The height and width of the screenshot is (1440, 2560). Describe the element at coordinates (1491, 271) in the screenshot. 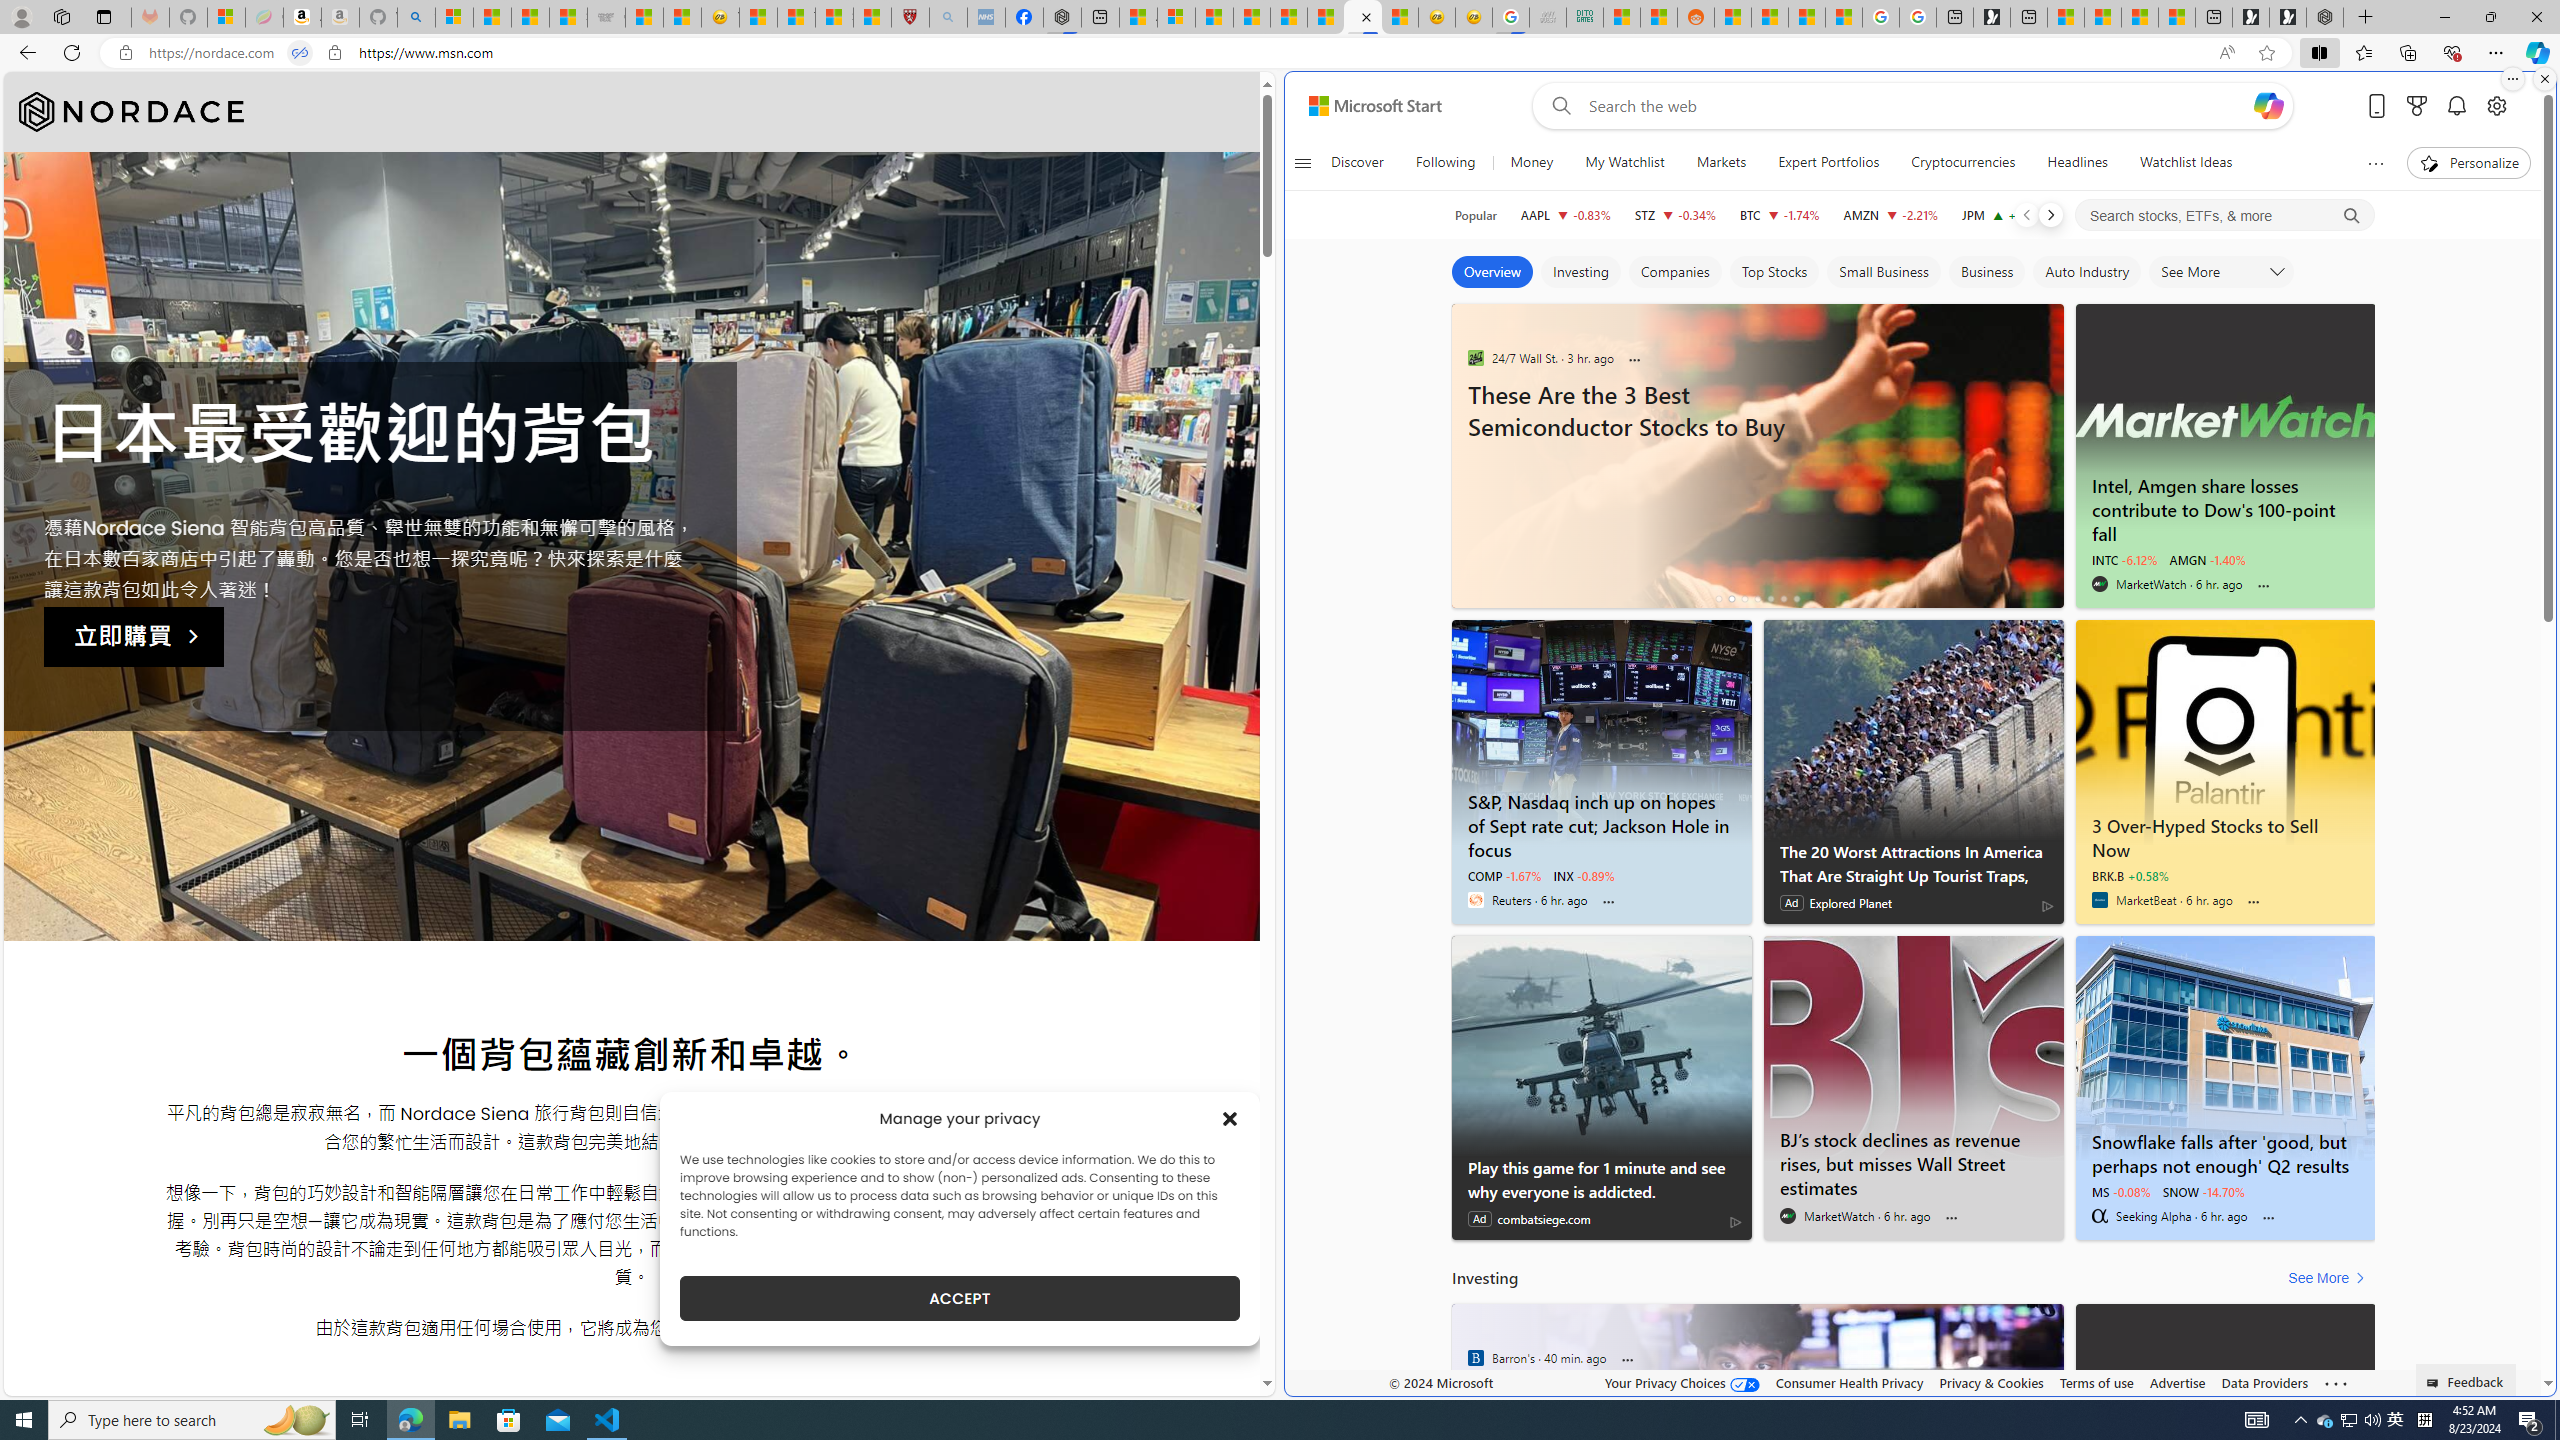

I see `'Overview'` at that location.